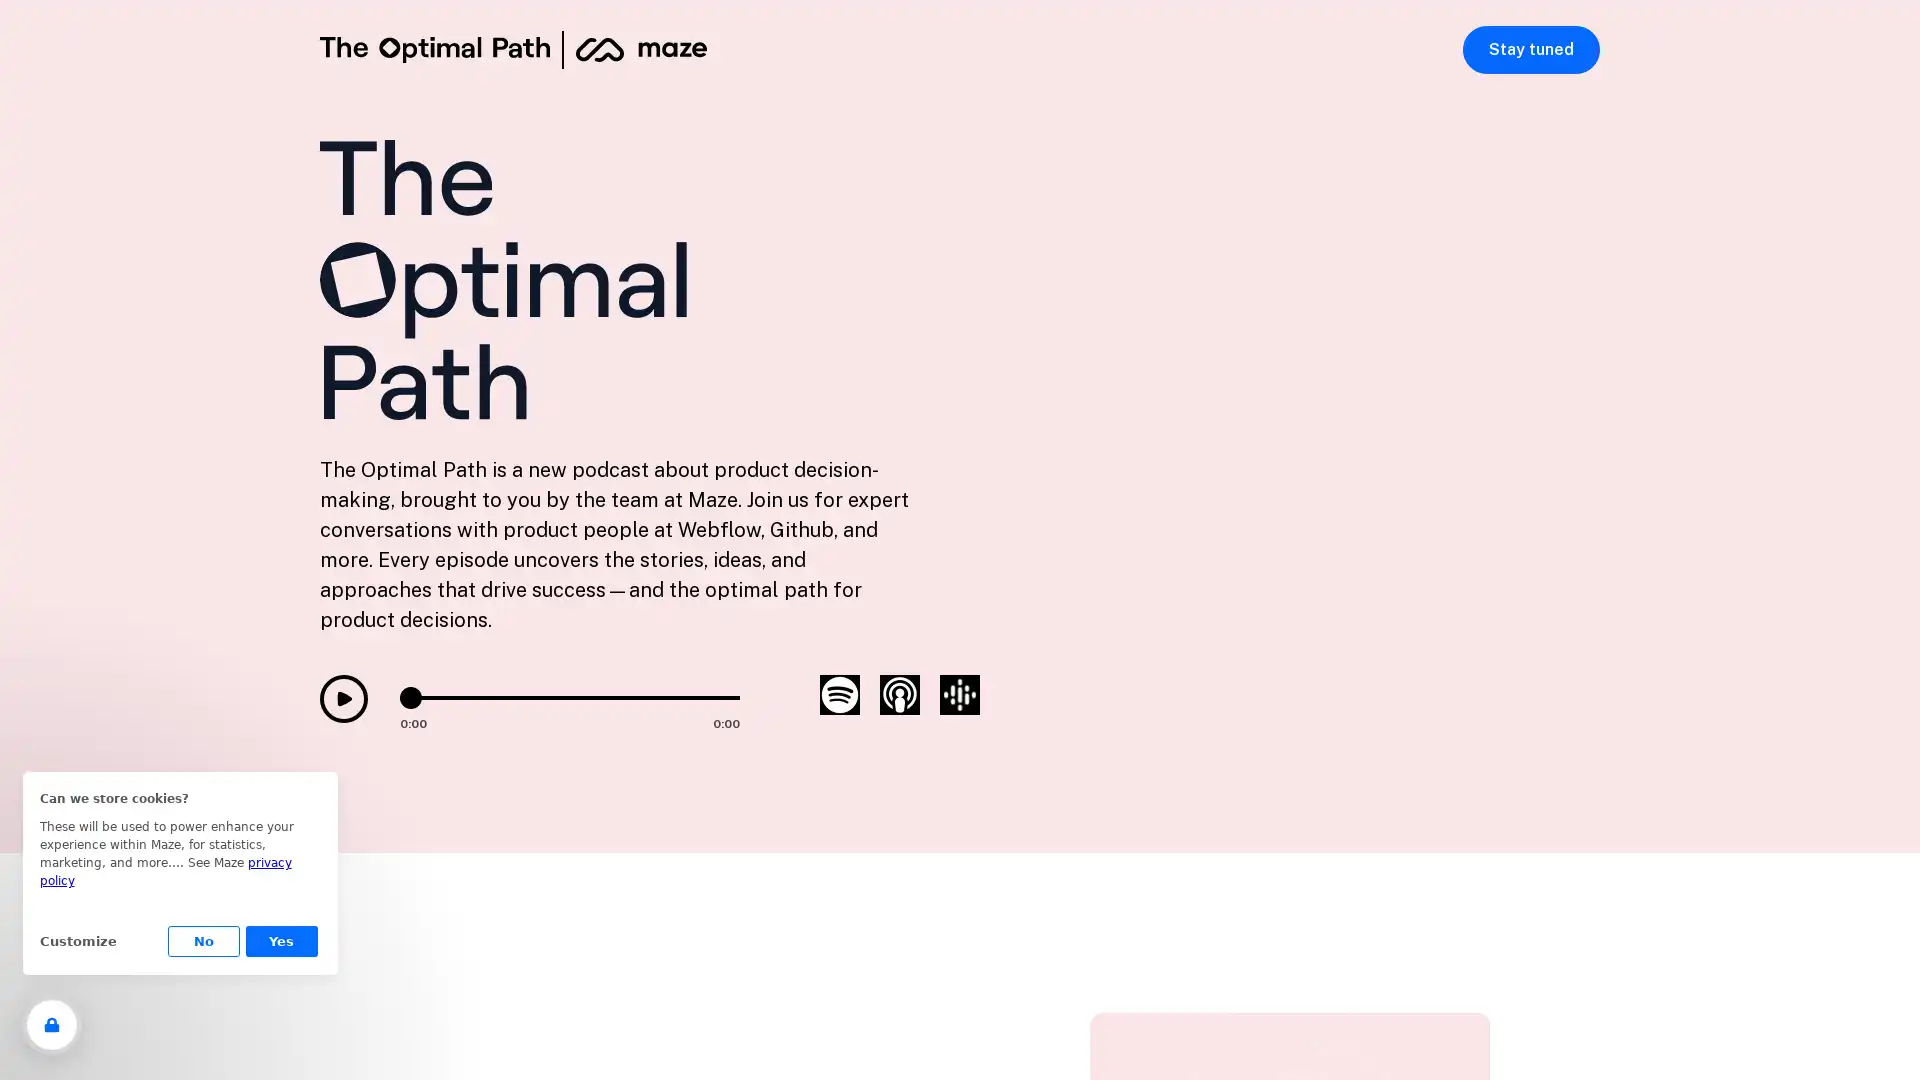 The height and width of the screenshot is (1080, 1920). Describe the element at coordinates (1530, 49) in the screenshot. I see `Stay tuned` at that location.